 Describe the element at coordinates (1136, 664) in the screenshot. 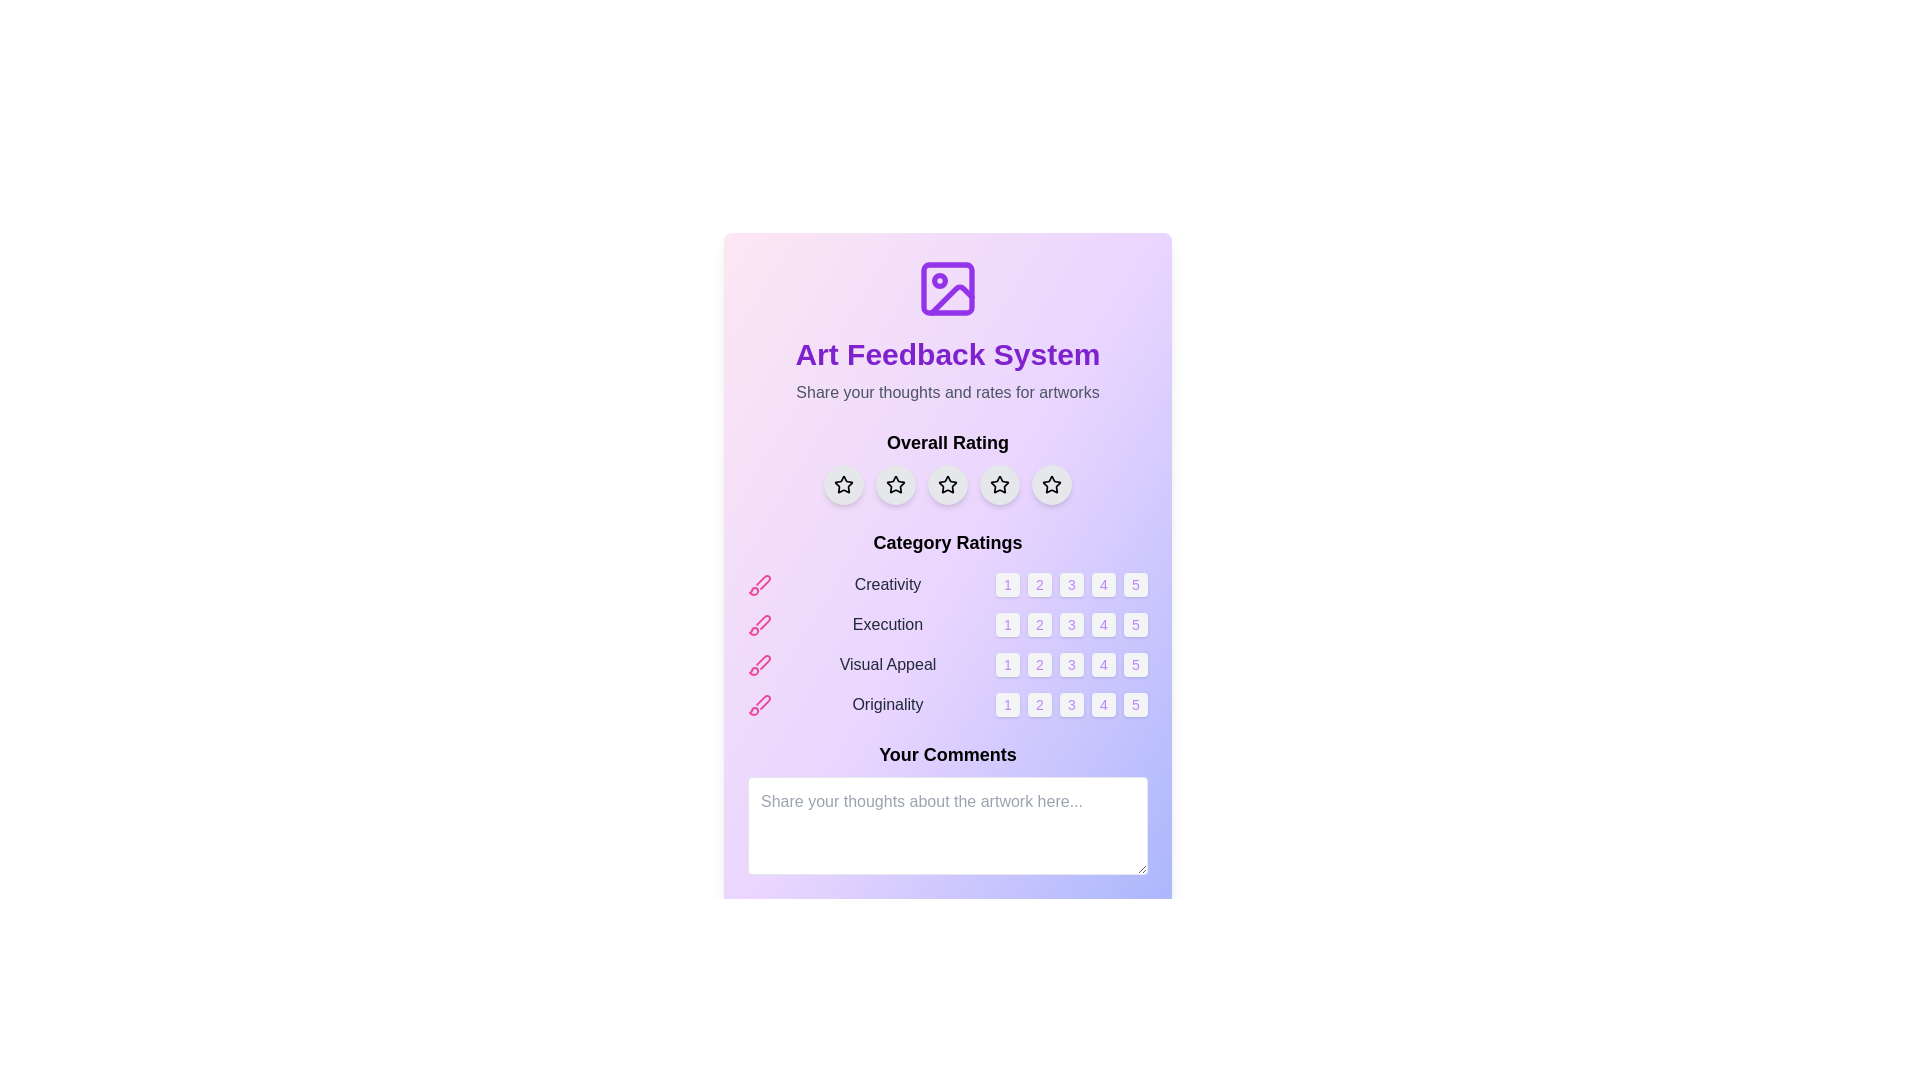

I see `the fifth button in the group of five buttons below the 'Visual Appeal' label` at that location.